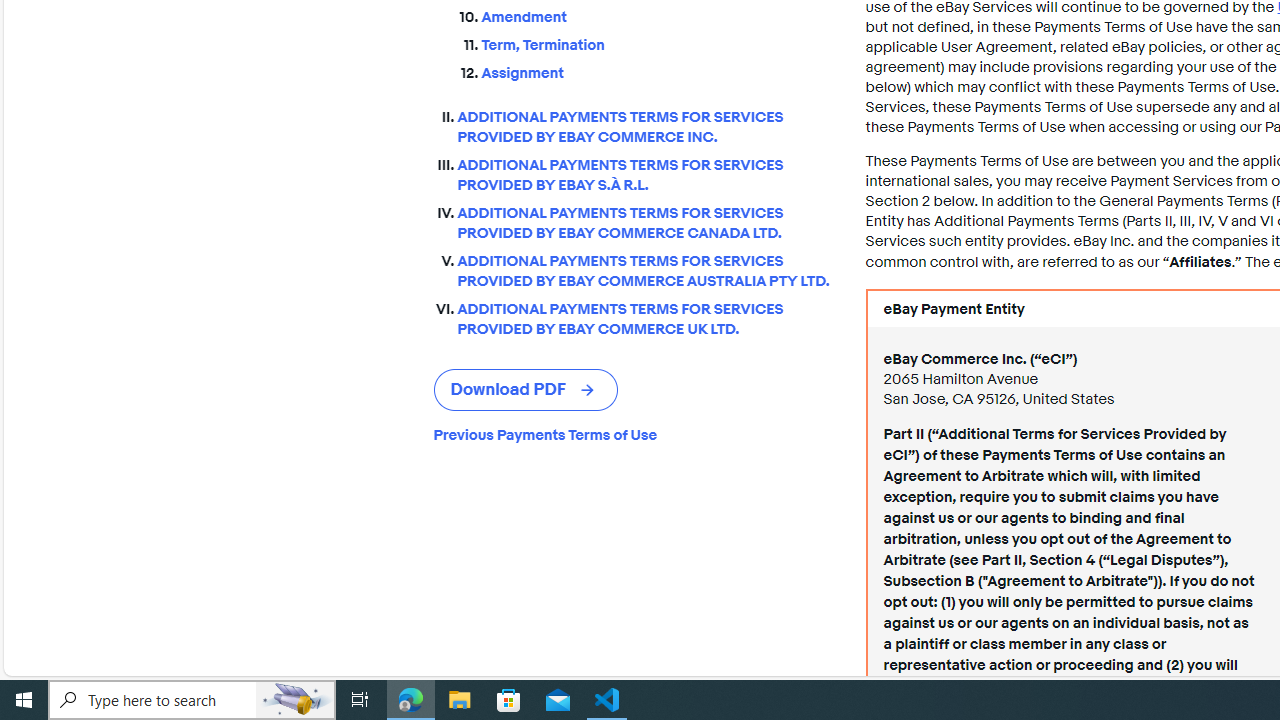 The width and height of the screenshot is (1280, 720). What do you see at coordinates (657, 45) in the screenshot?
I see `'Term, Termination'` at bounding box center [657, 45].